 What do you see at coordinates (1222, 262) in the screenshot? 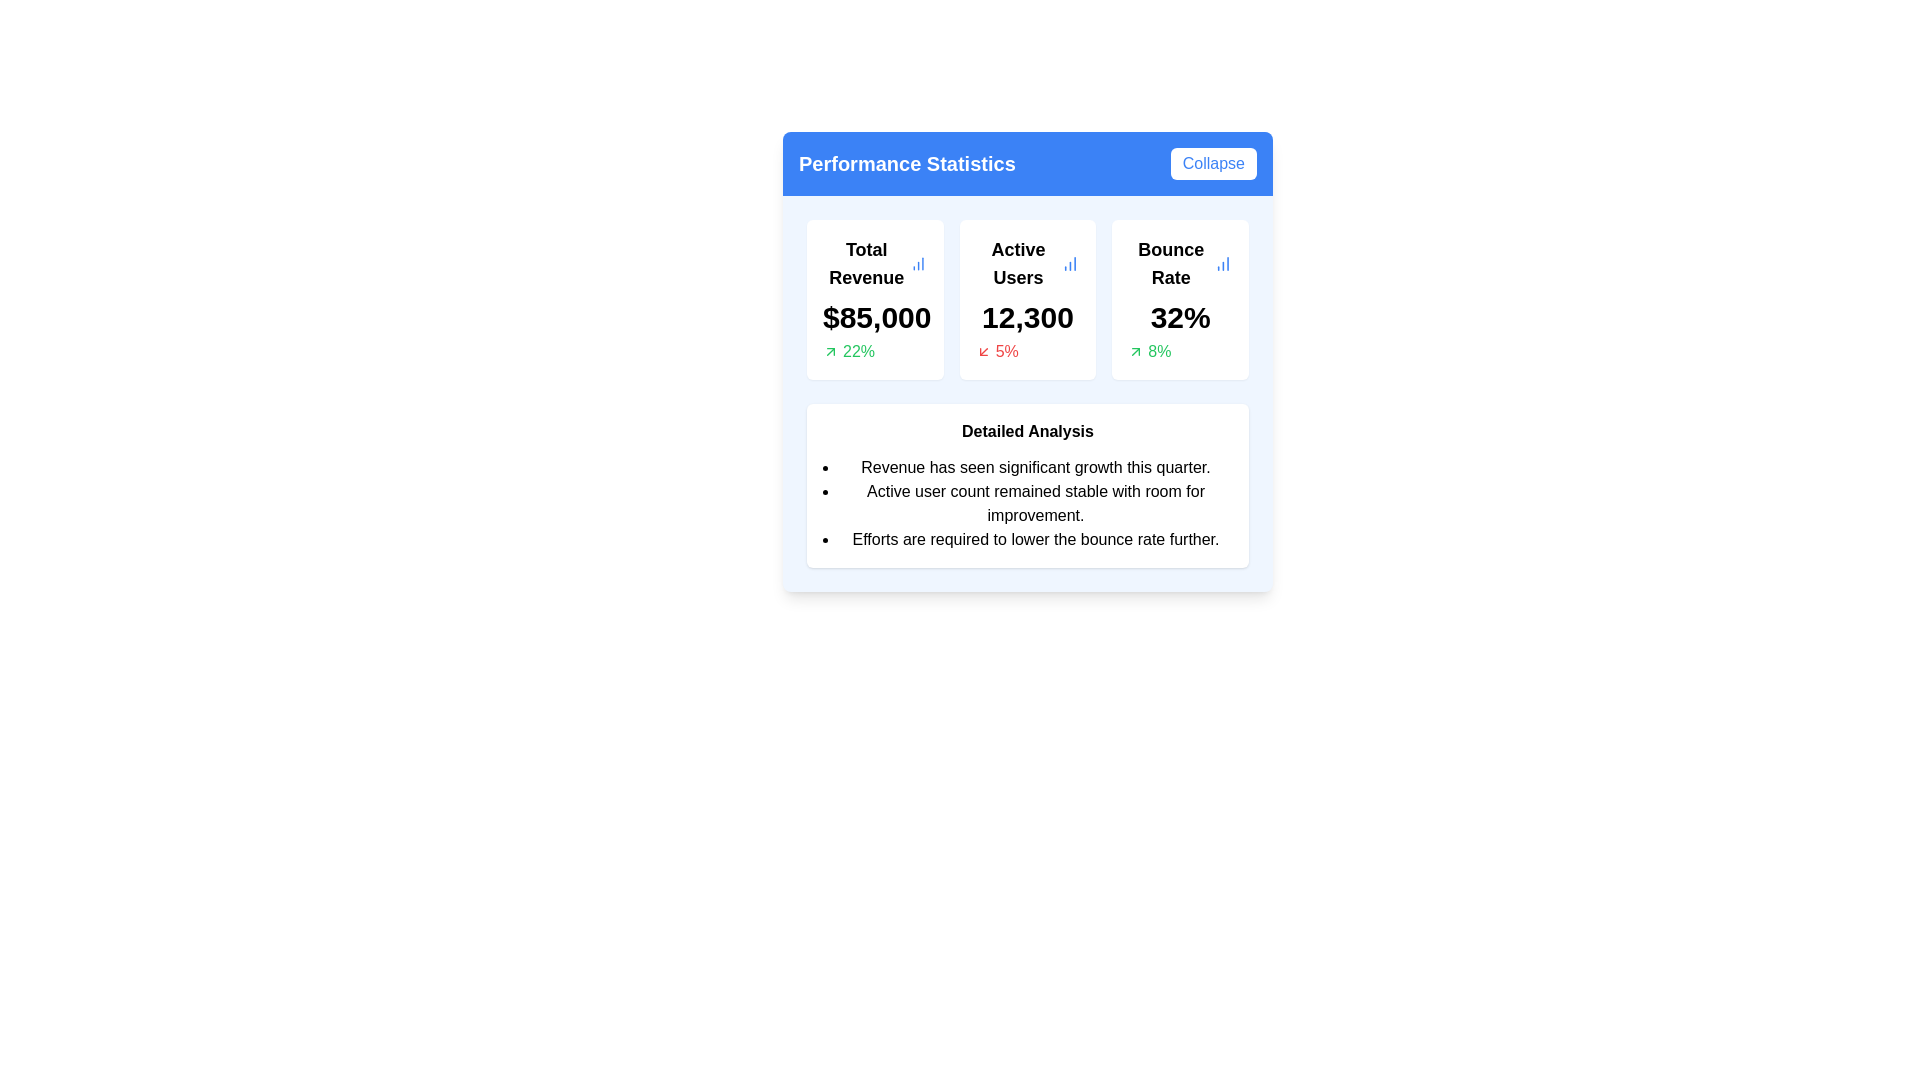
I see `the small blue chart icon representing the bounce rate, which is located at the top-right of the Bounce Rate section next to the displayed percentage value` at bounding box center [1222, 262].